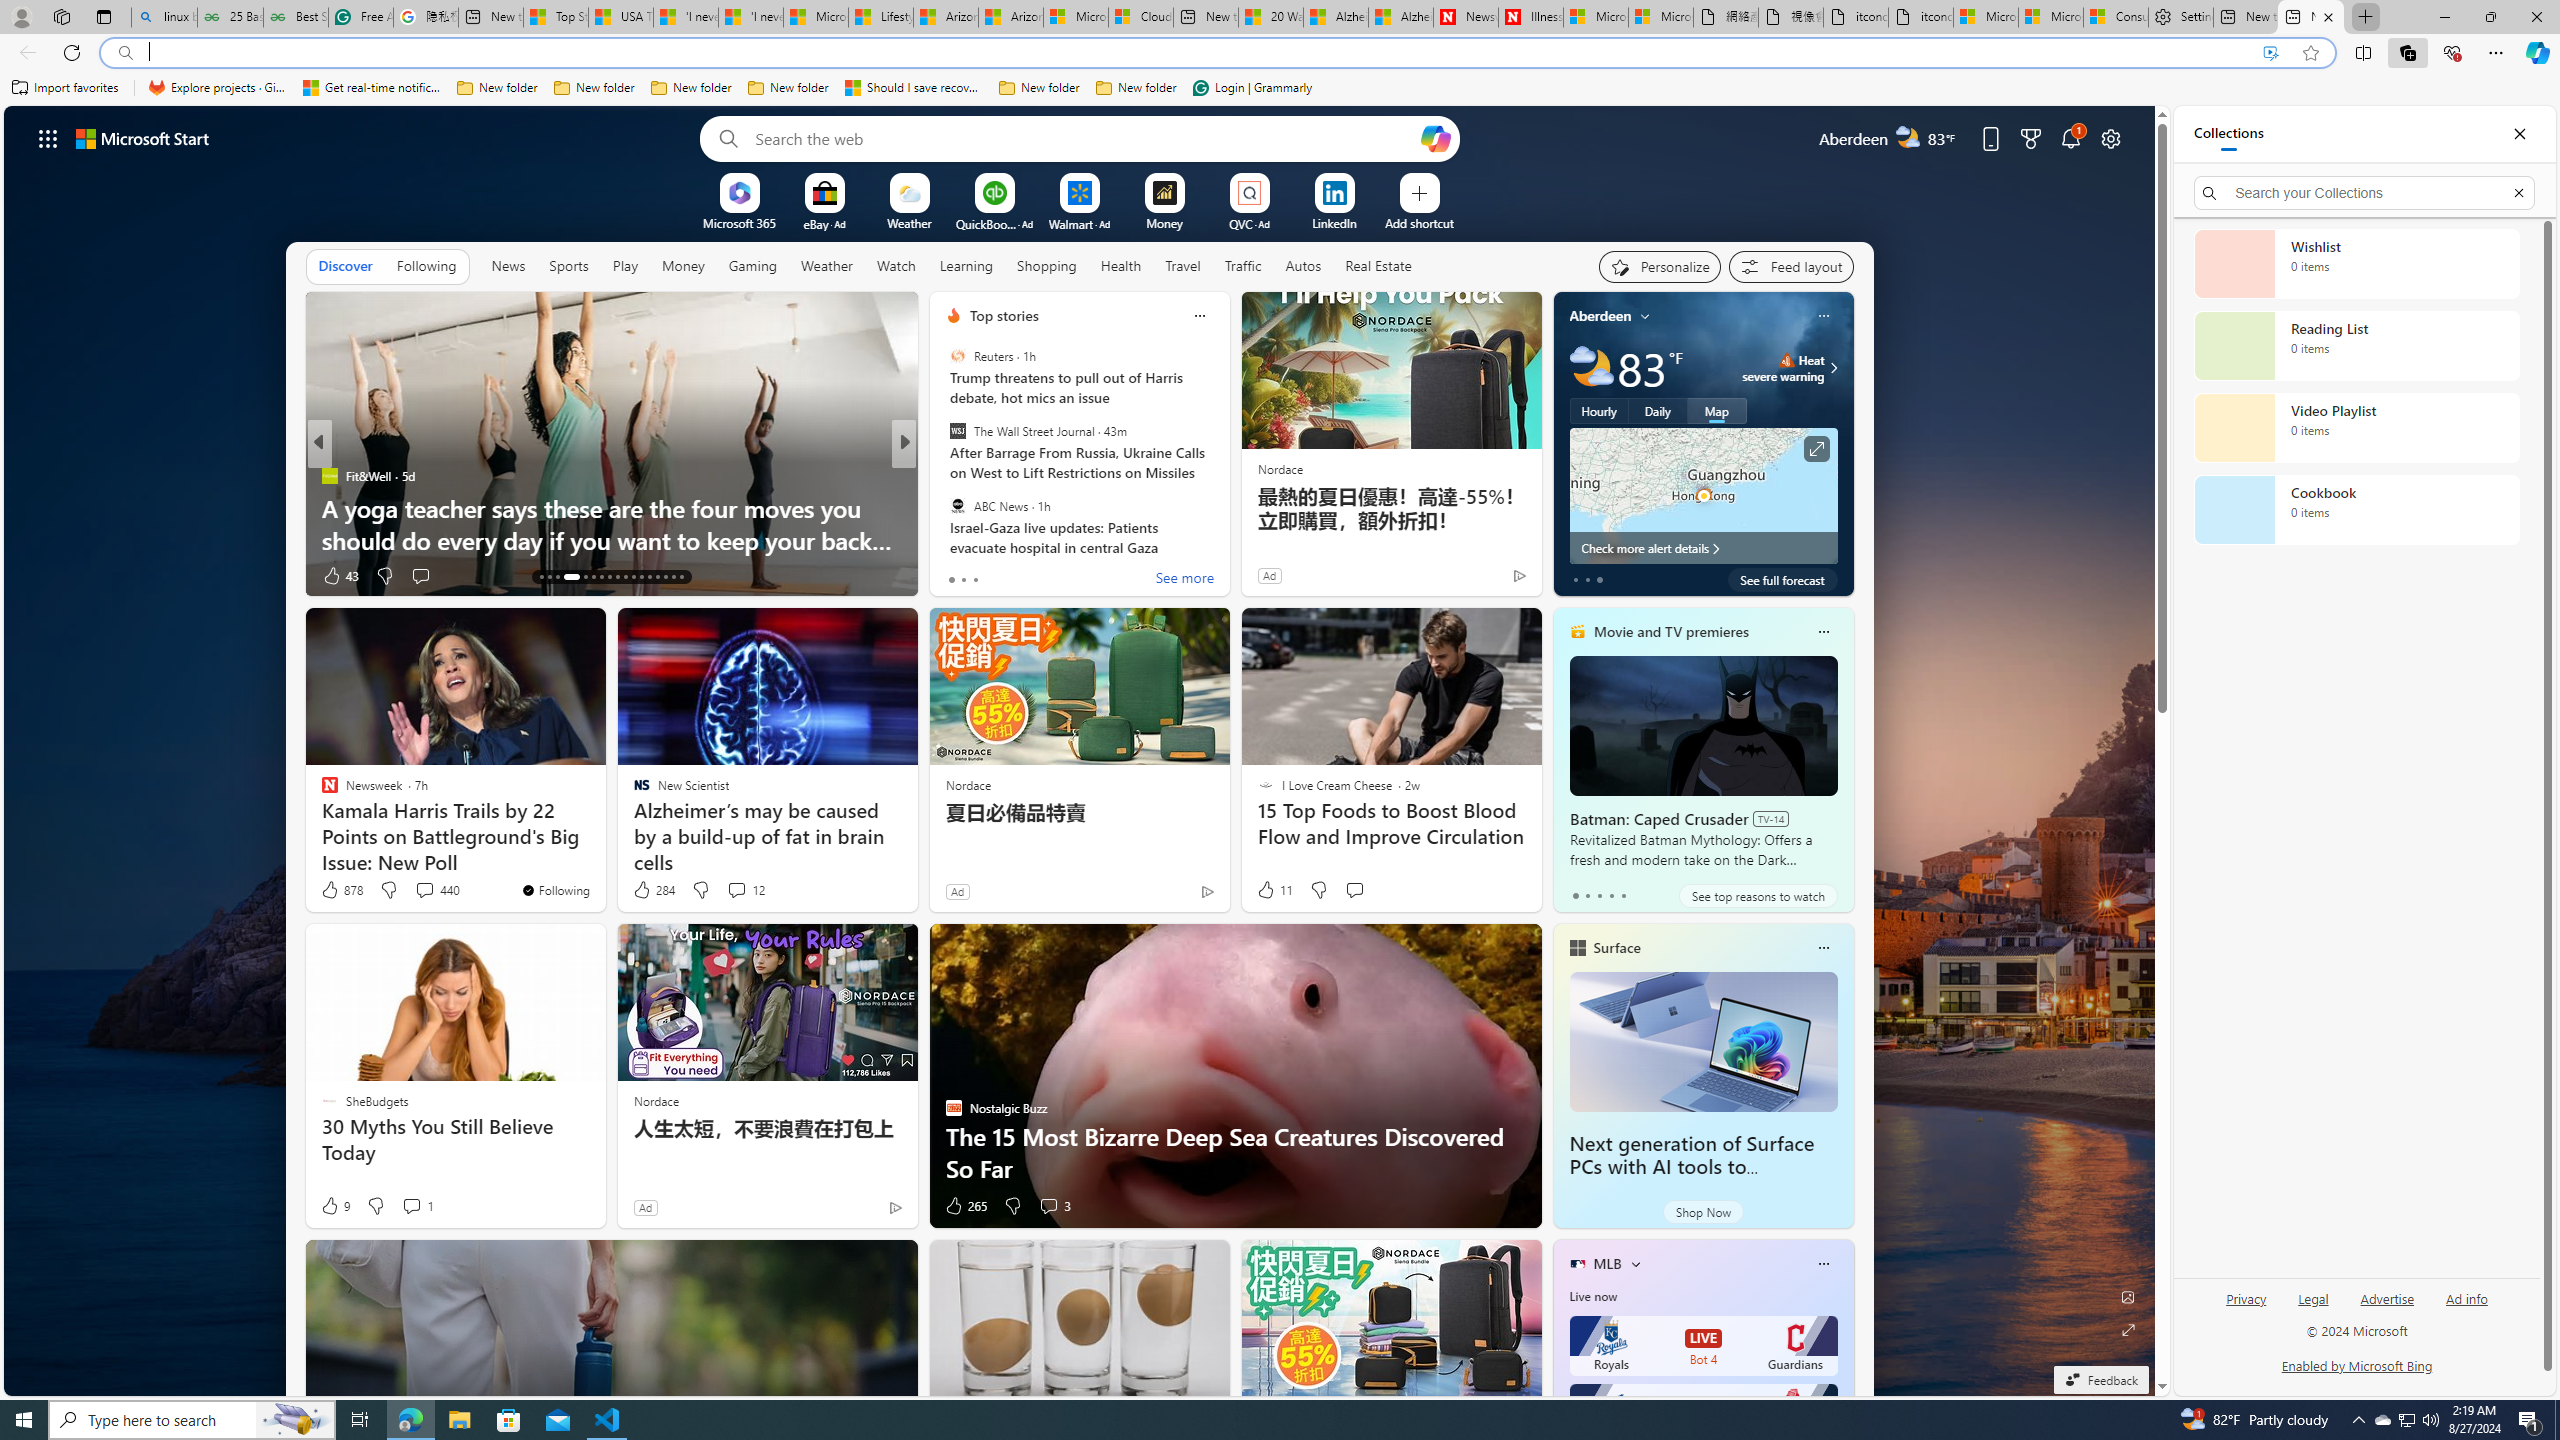 Image resolution: width=2560 pixels, height=1440 pixels. I want to click on 'tab-3', so click(1610, 895).